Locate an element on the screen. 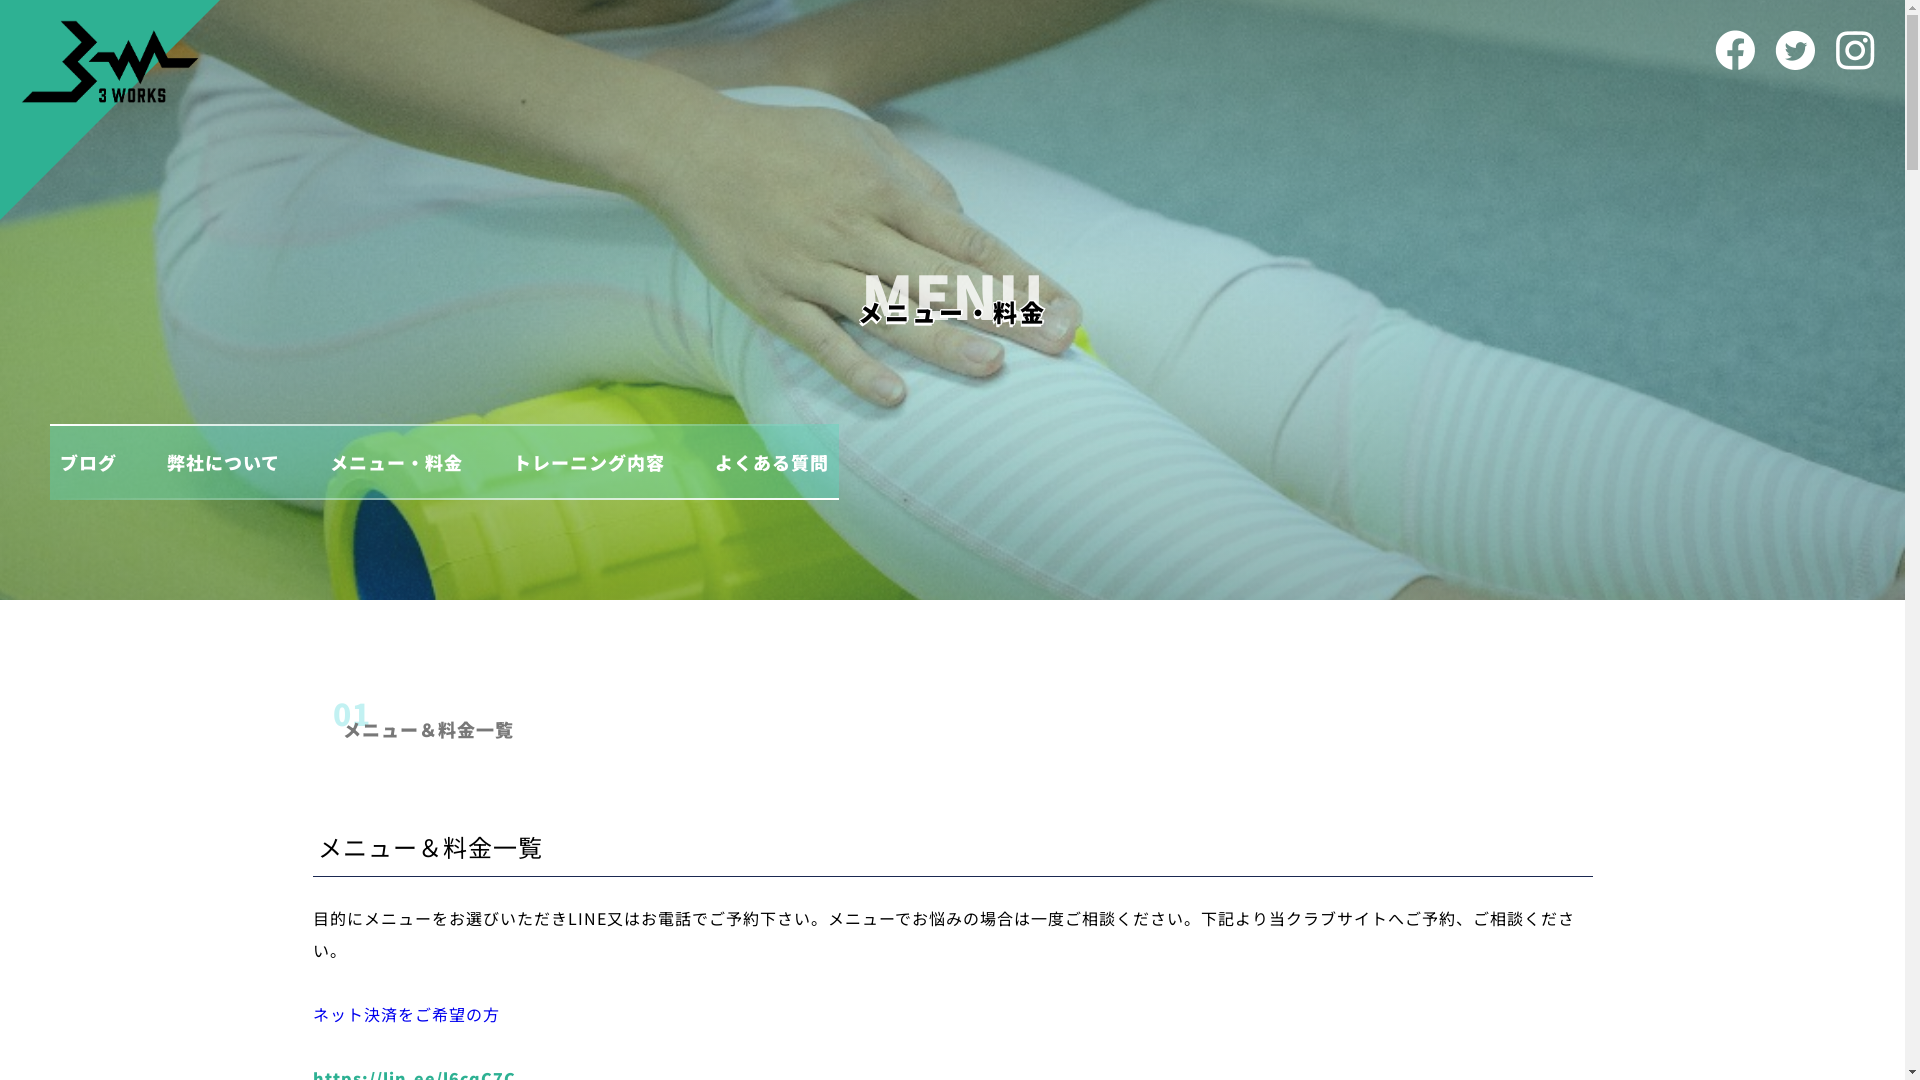 This screenshot has height=1080, width=1920. 'Instagram' is located at coordinates (1853, 49).